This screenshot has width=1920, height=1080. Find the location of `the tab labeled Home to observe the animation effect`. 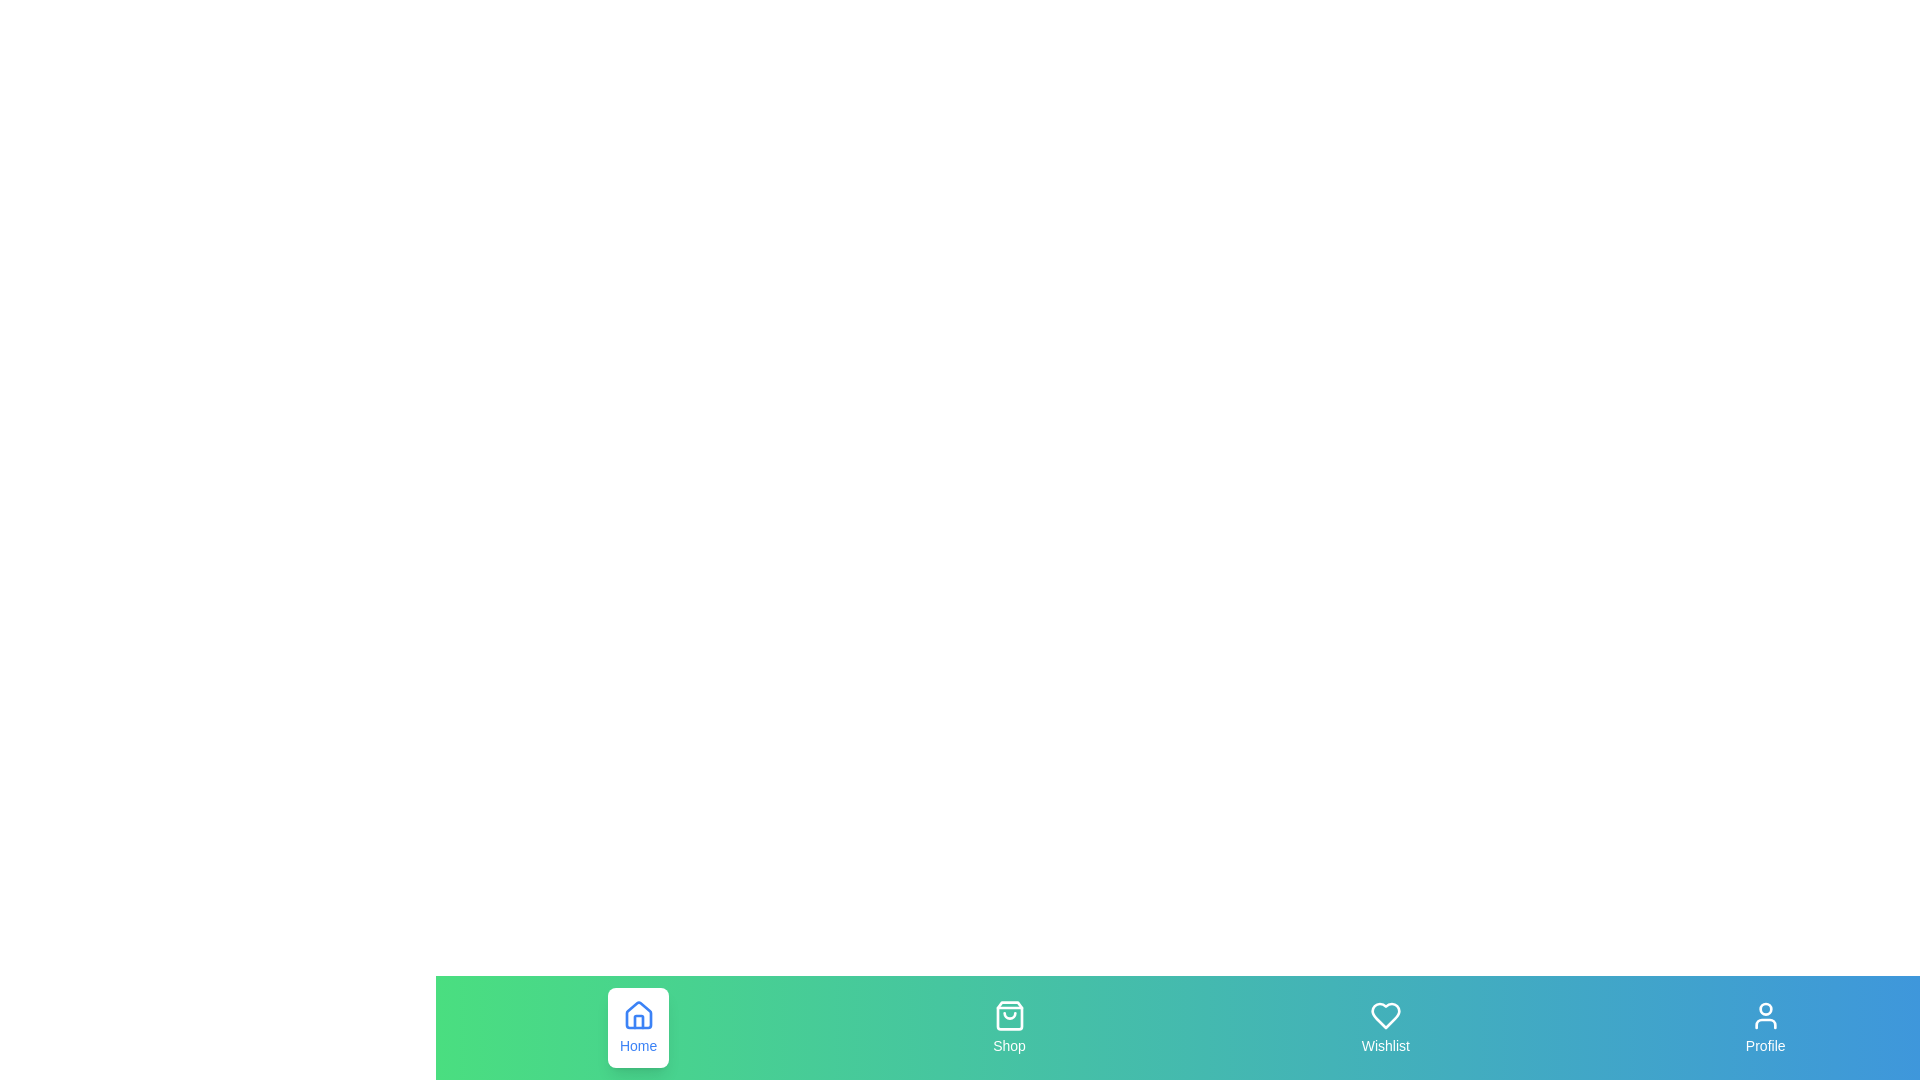

the tab labeled Home to observe the animation effect is located at coordinates (637, 1028).